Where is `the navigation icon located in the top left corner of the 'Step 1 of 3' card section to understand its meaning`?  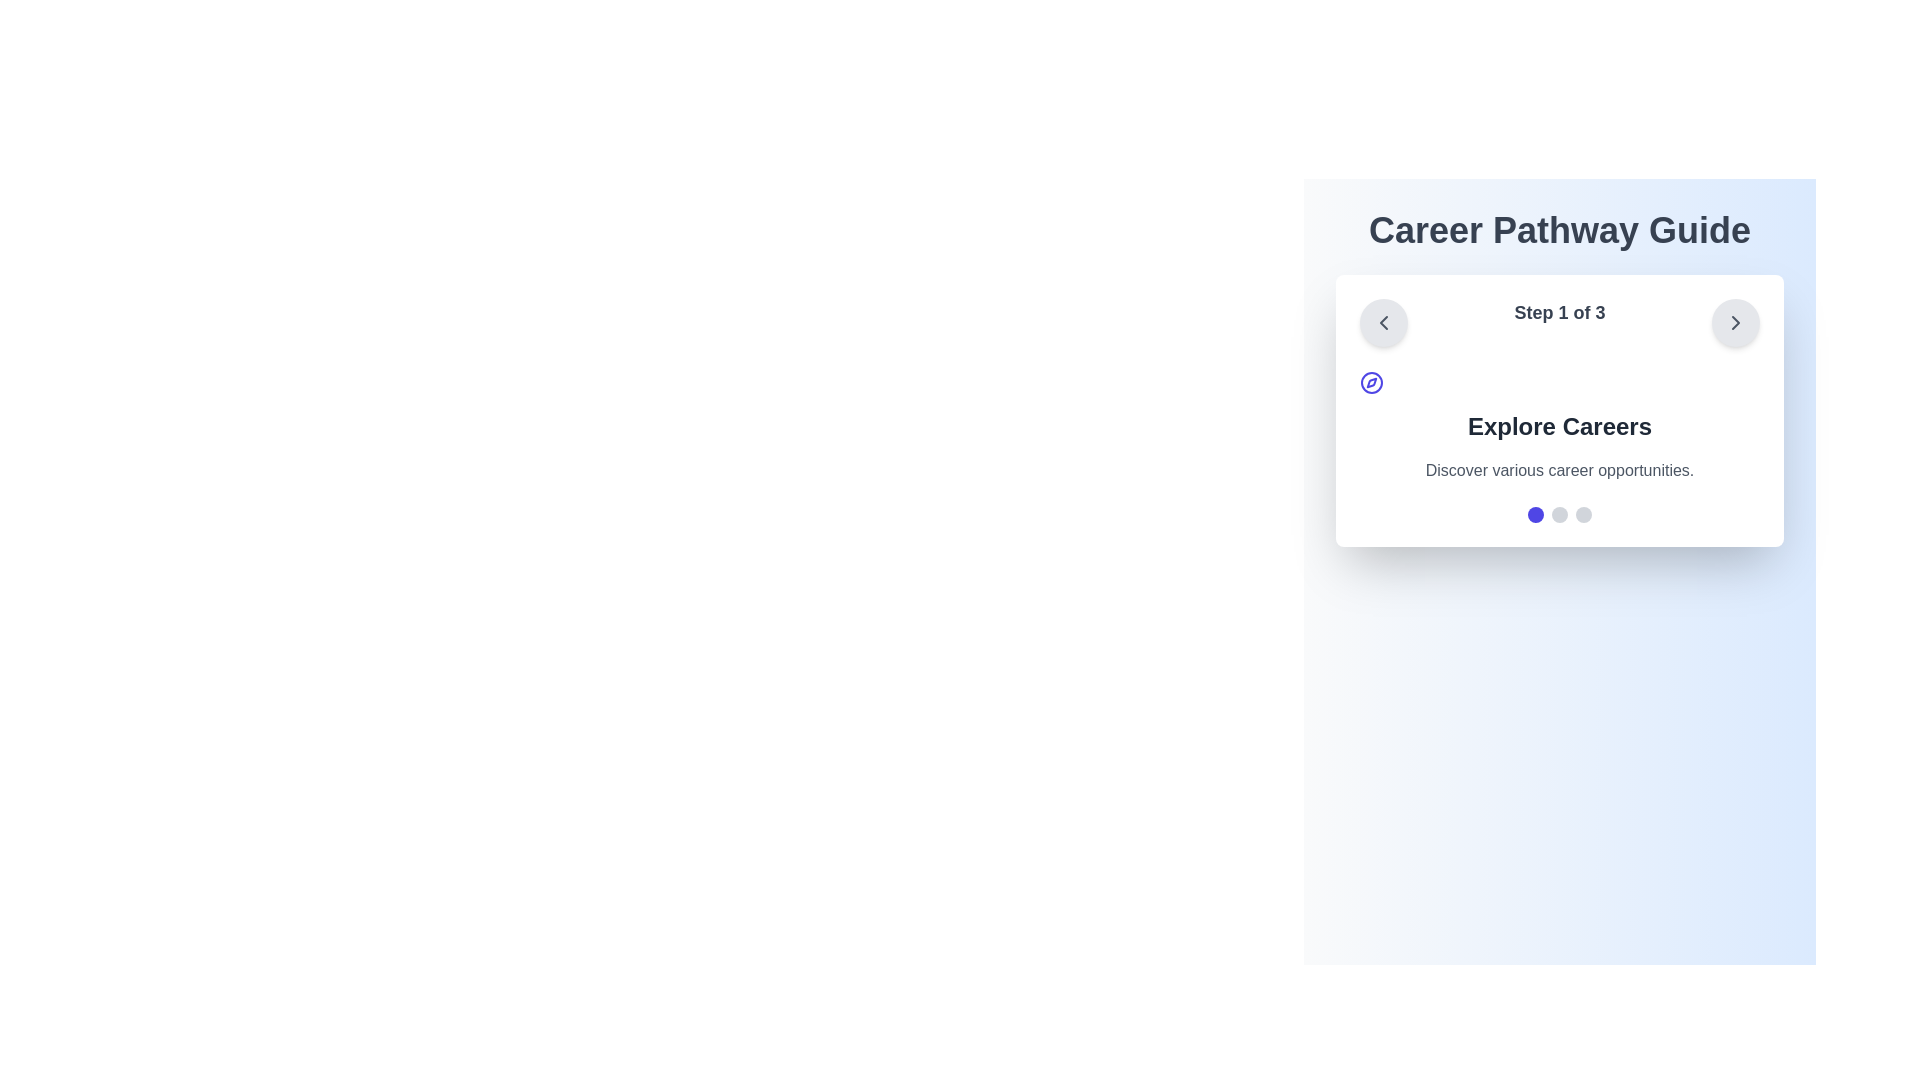 the navigation icon located in the top left corner of the 'Step 1 of 3' card section to understand its meaning is located at coordinates (1371, 382).